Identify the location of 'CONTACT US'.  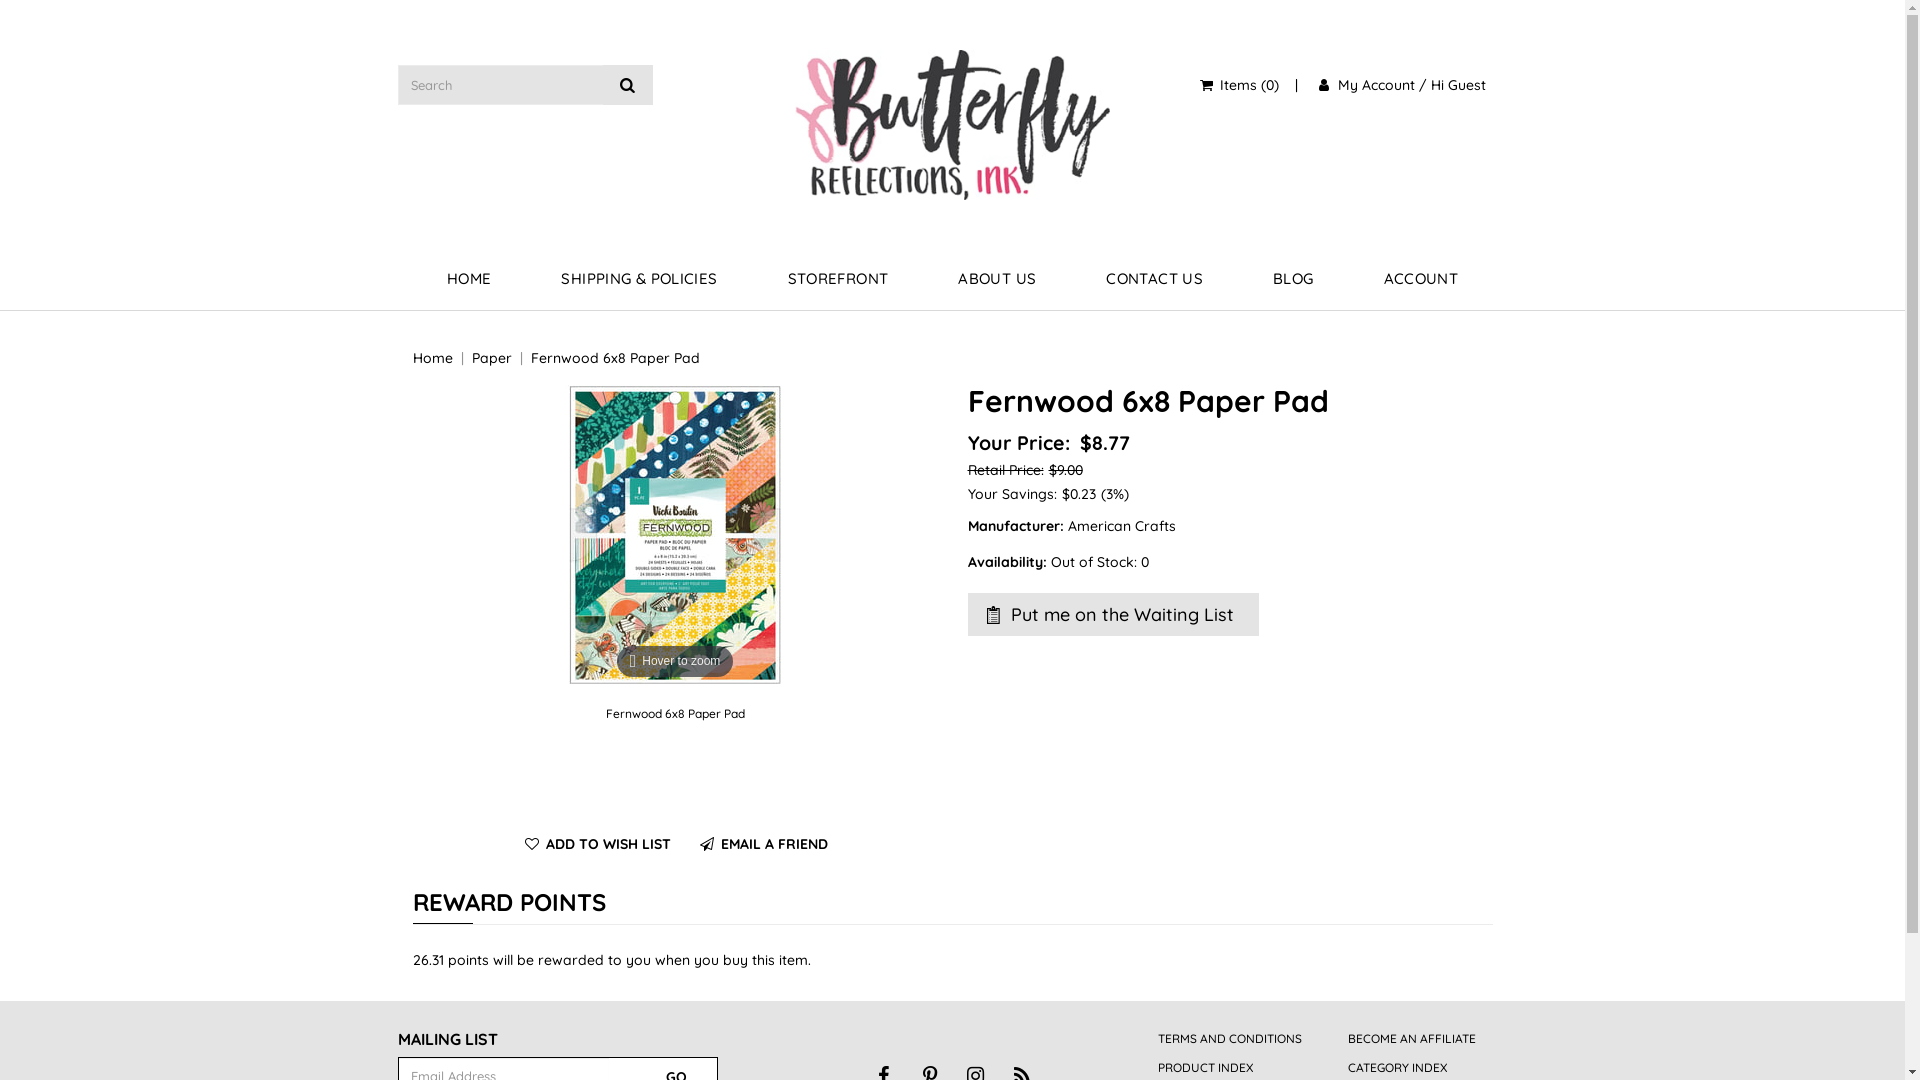
(1154, 280).